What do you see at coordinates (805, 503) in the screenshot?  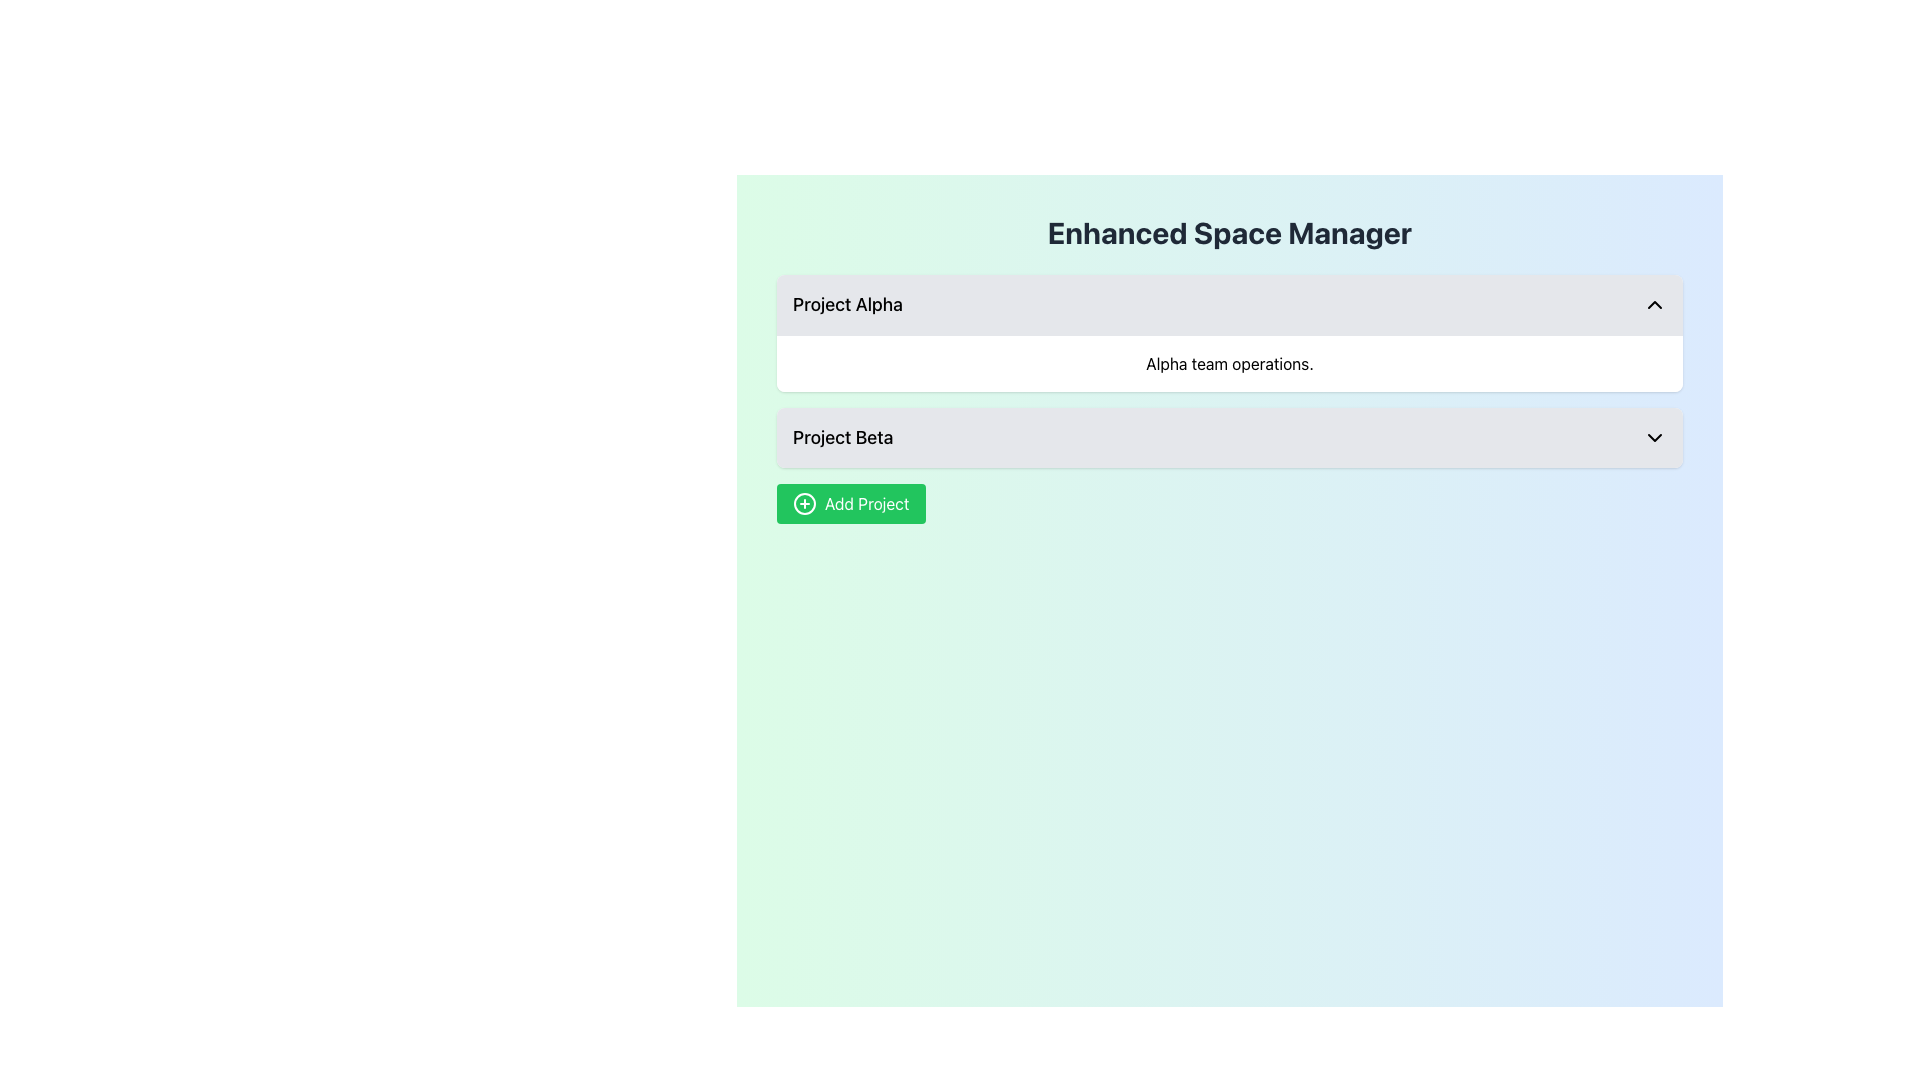 I see `the circular vector graphic element that outlines the plus symbol in the 'Add Project' button located at the bottom of the interface` at bounding box center [805, 503].